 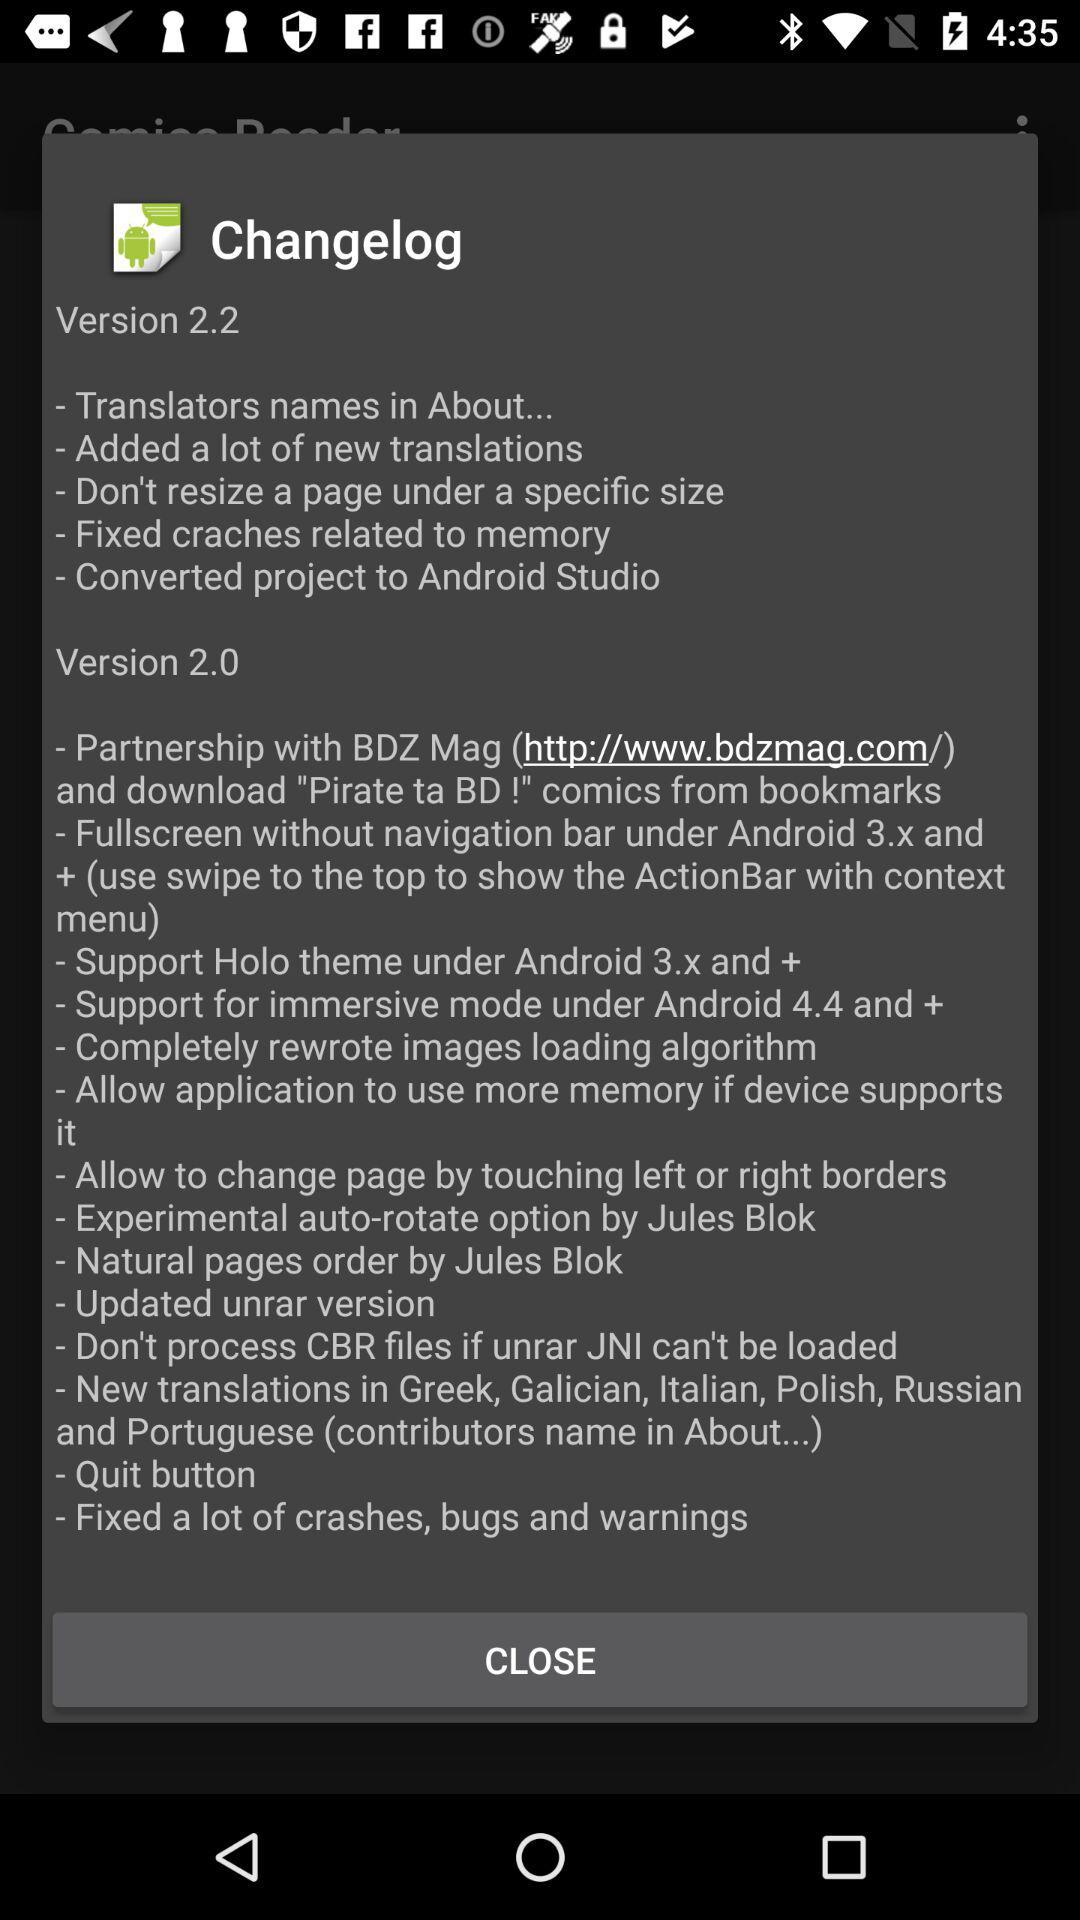 What do you see at coordinates (540, 937) in the screenshot?
I see `button above close` at bounding box center [540, 937].